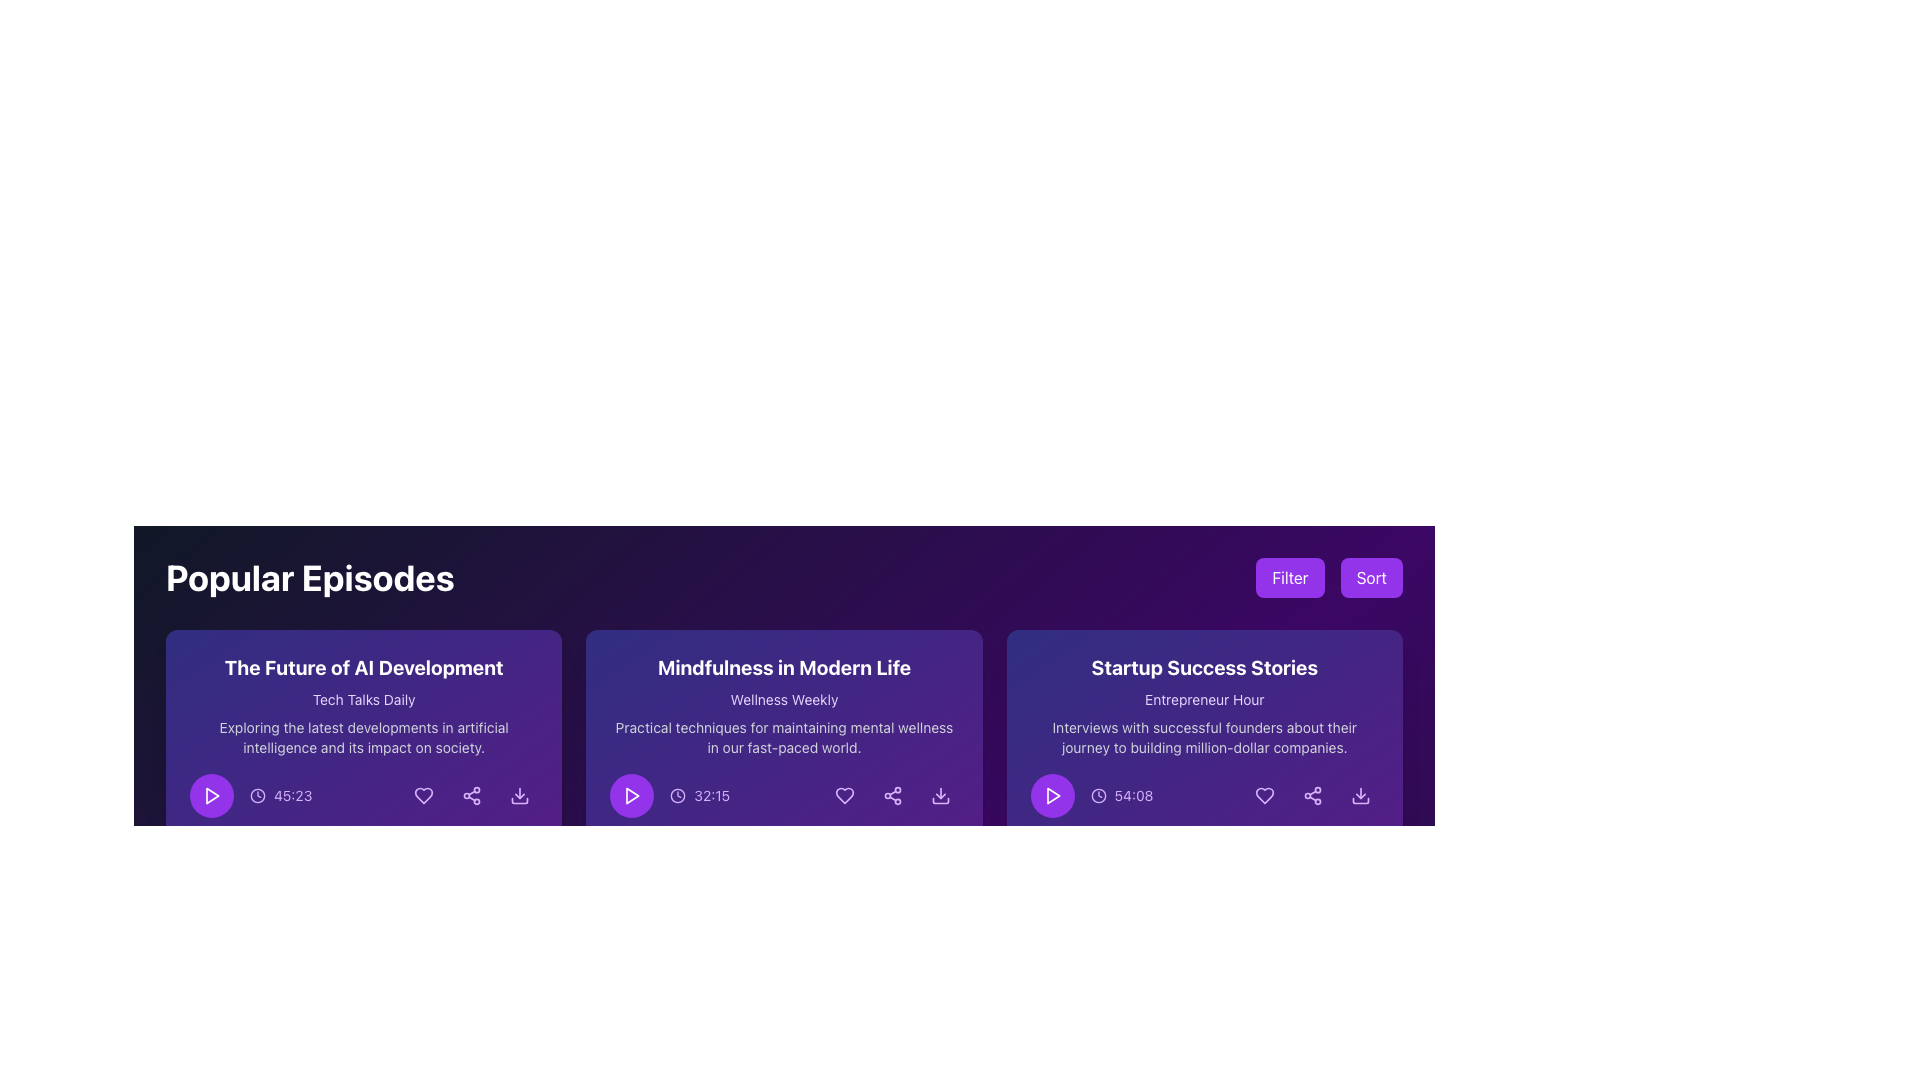 Image resolution: width=1920 pixels, height=1080 pixels. What do you see at coordinates (670, 794) in the screenshot?
I see `the circular clock icon next to the duration label '32:15' under the 'Mindfulness in Modern Life' card in the 'Popular Episodes' section for potential additional functionality` at bounding box center [670, 794].